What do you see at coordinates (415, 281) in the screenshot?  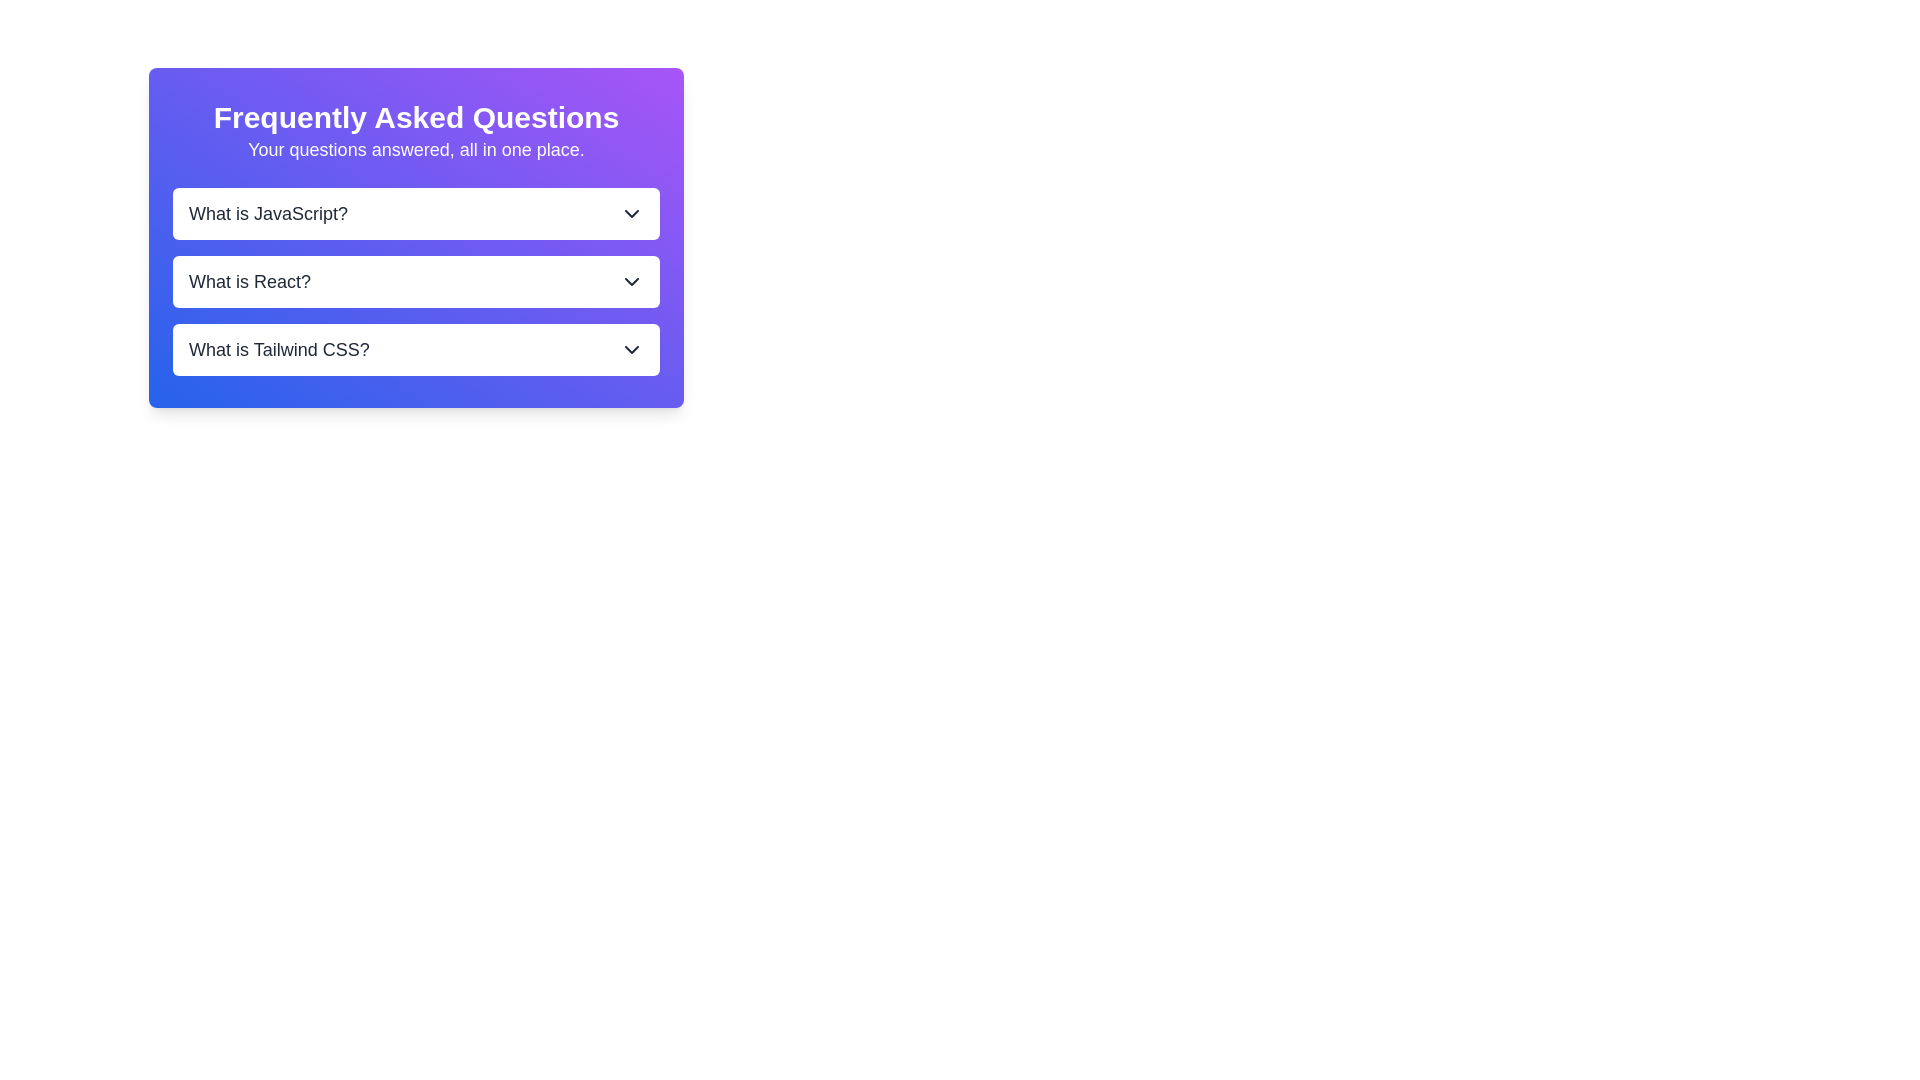 I see `the Collapsible Section Header titled 'What is React?'` at bounding box center [415, 281].